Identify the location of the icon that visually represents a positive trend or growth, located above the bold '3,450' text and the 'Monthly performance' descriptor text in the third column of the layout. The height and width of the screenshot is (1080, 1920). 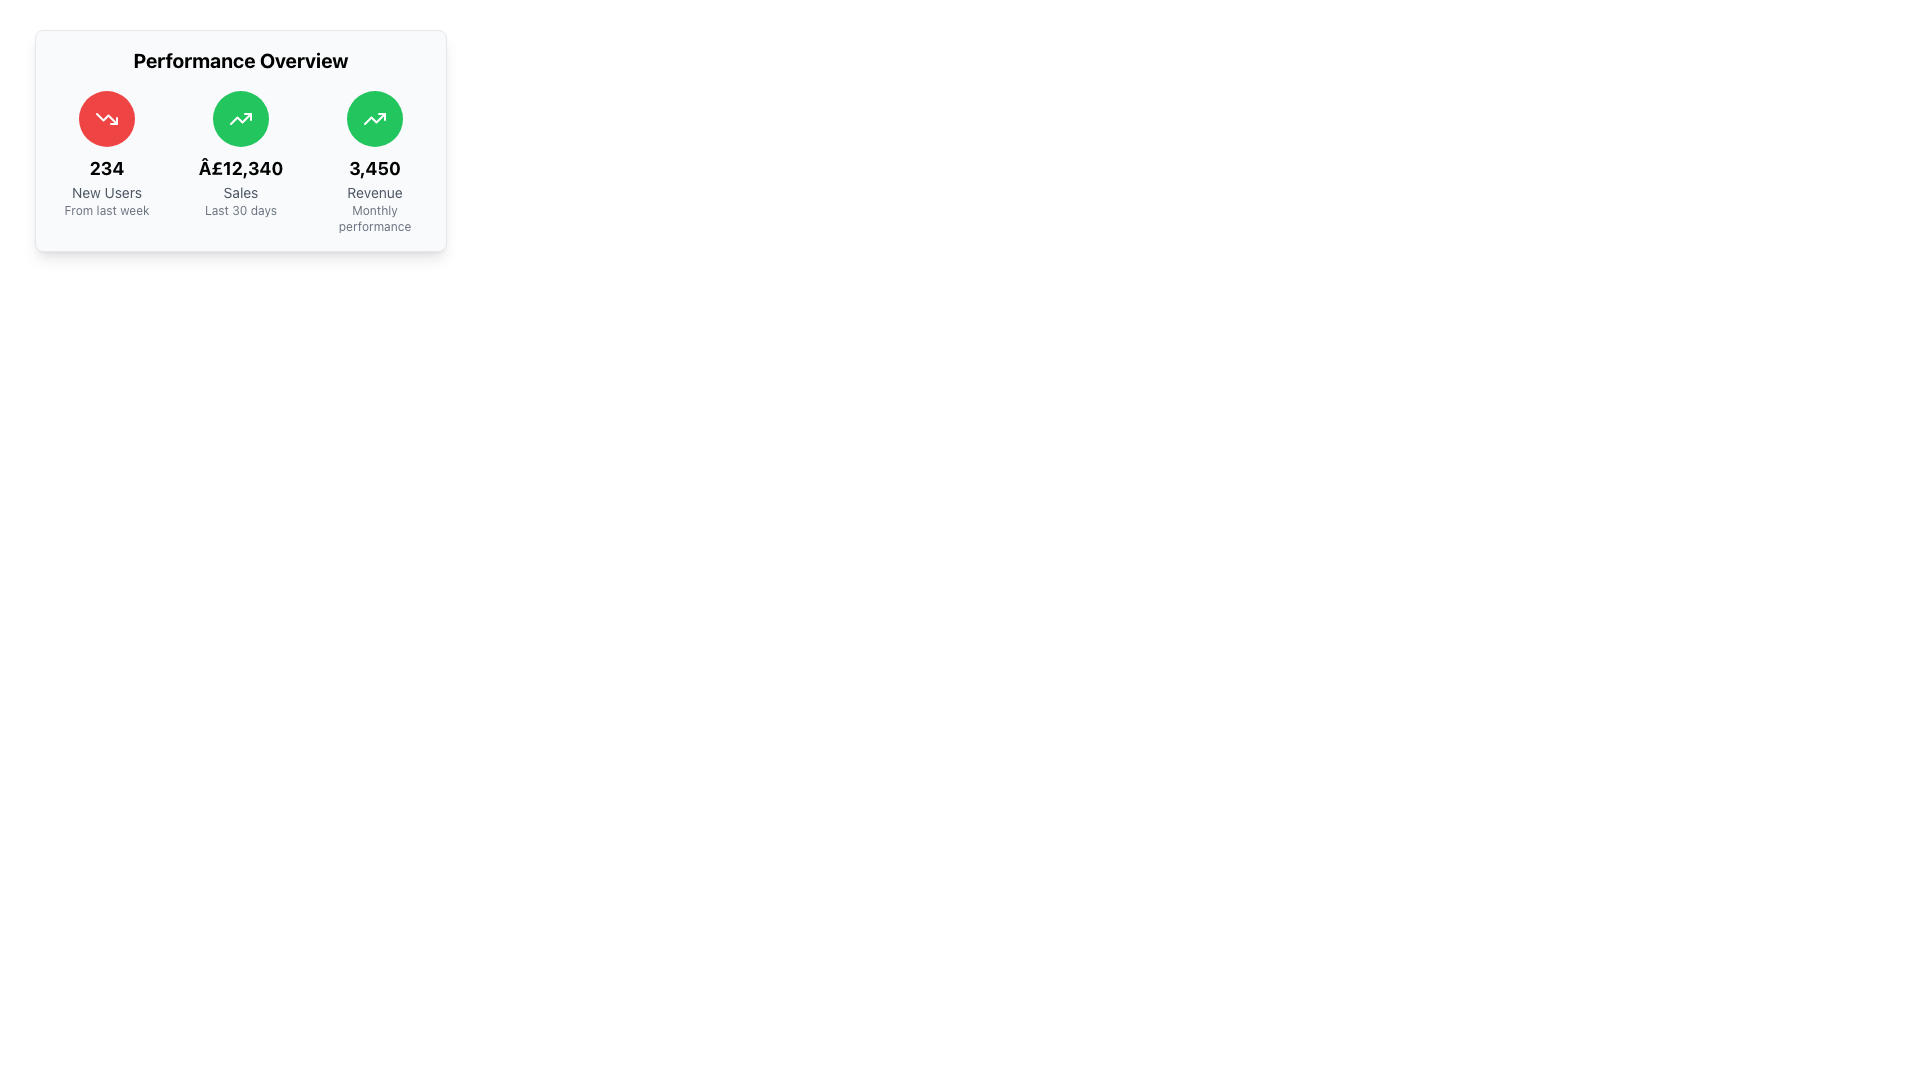
(374, 119).